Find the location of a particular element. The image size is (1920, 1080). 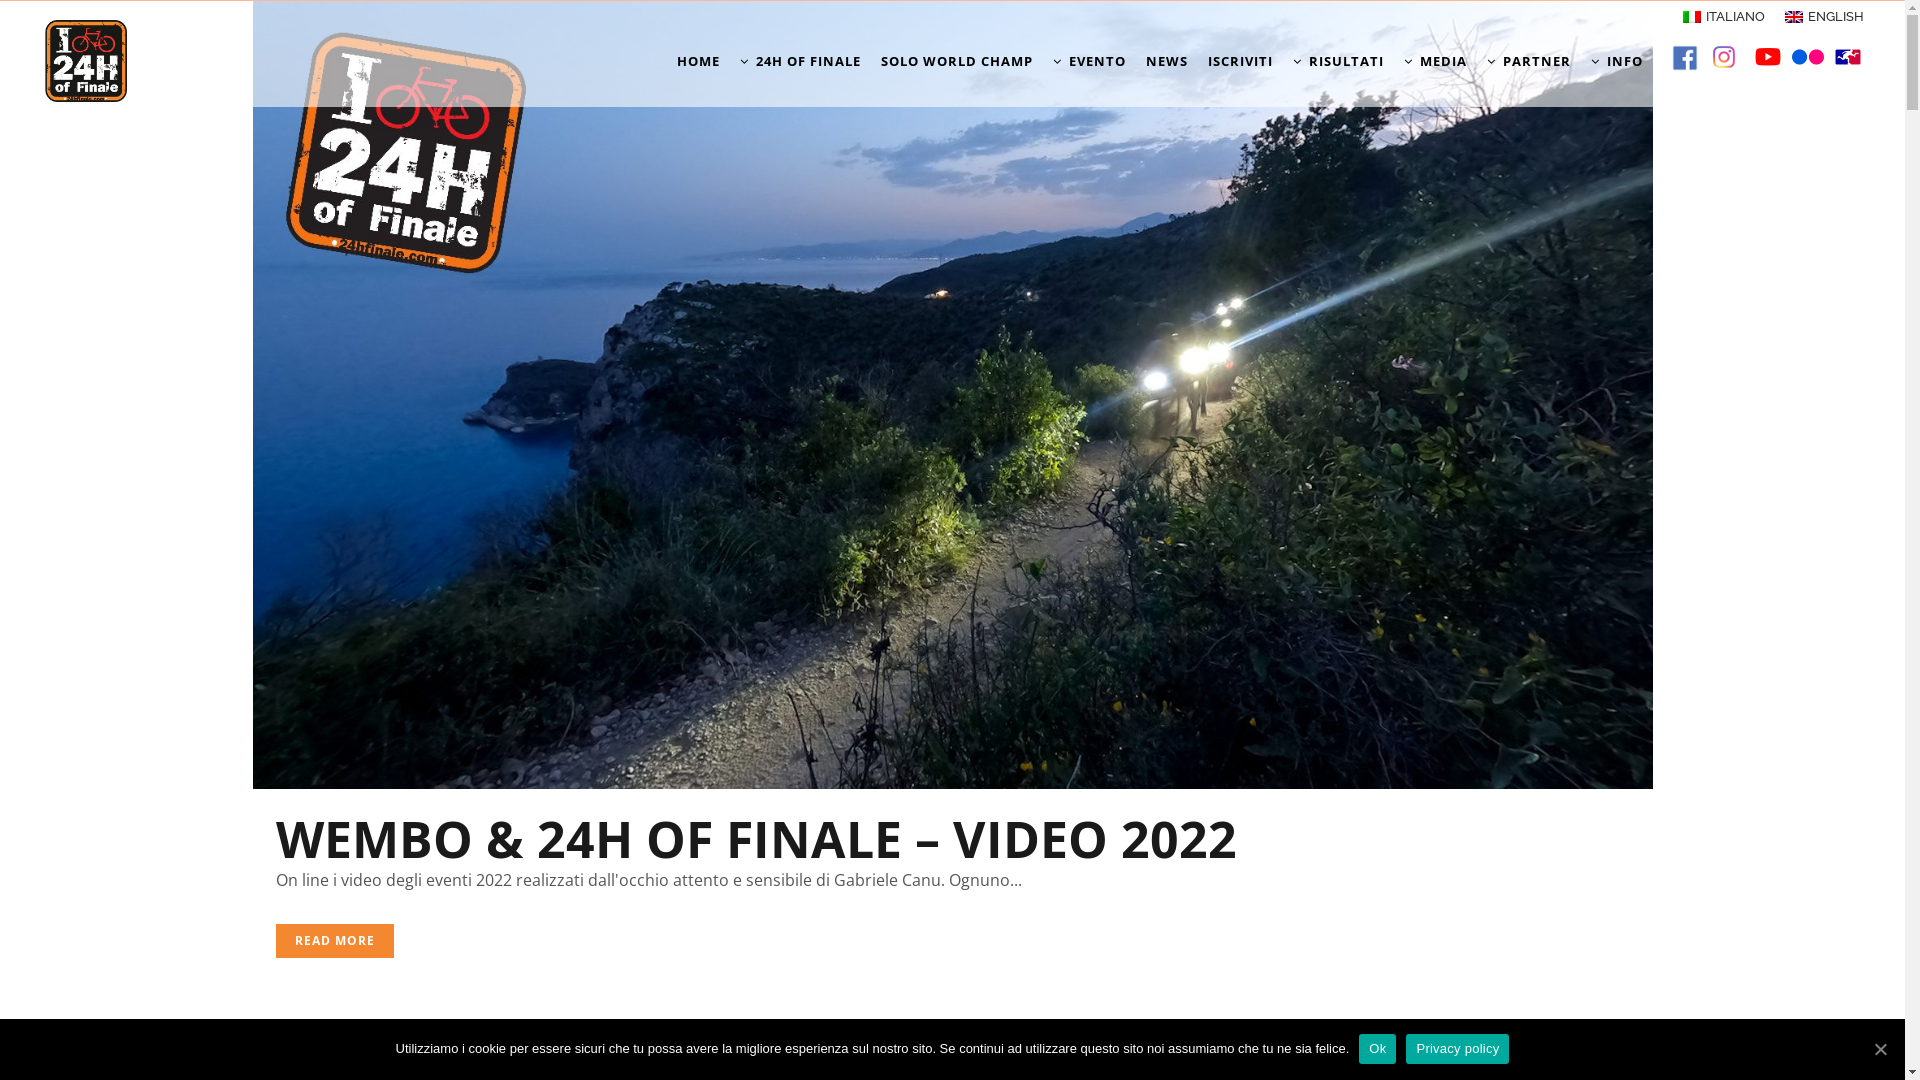

'Privacy policy' is located at coordinates (1457, 1048).